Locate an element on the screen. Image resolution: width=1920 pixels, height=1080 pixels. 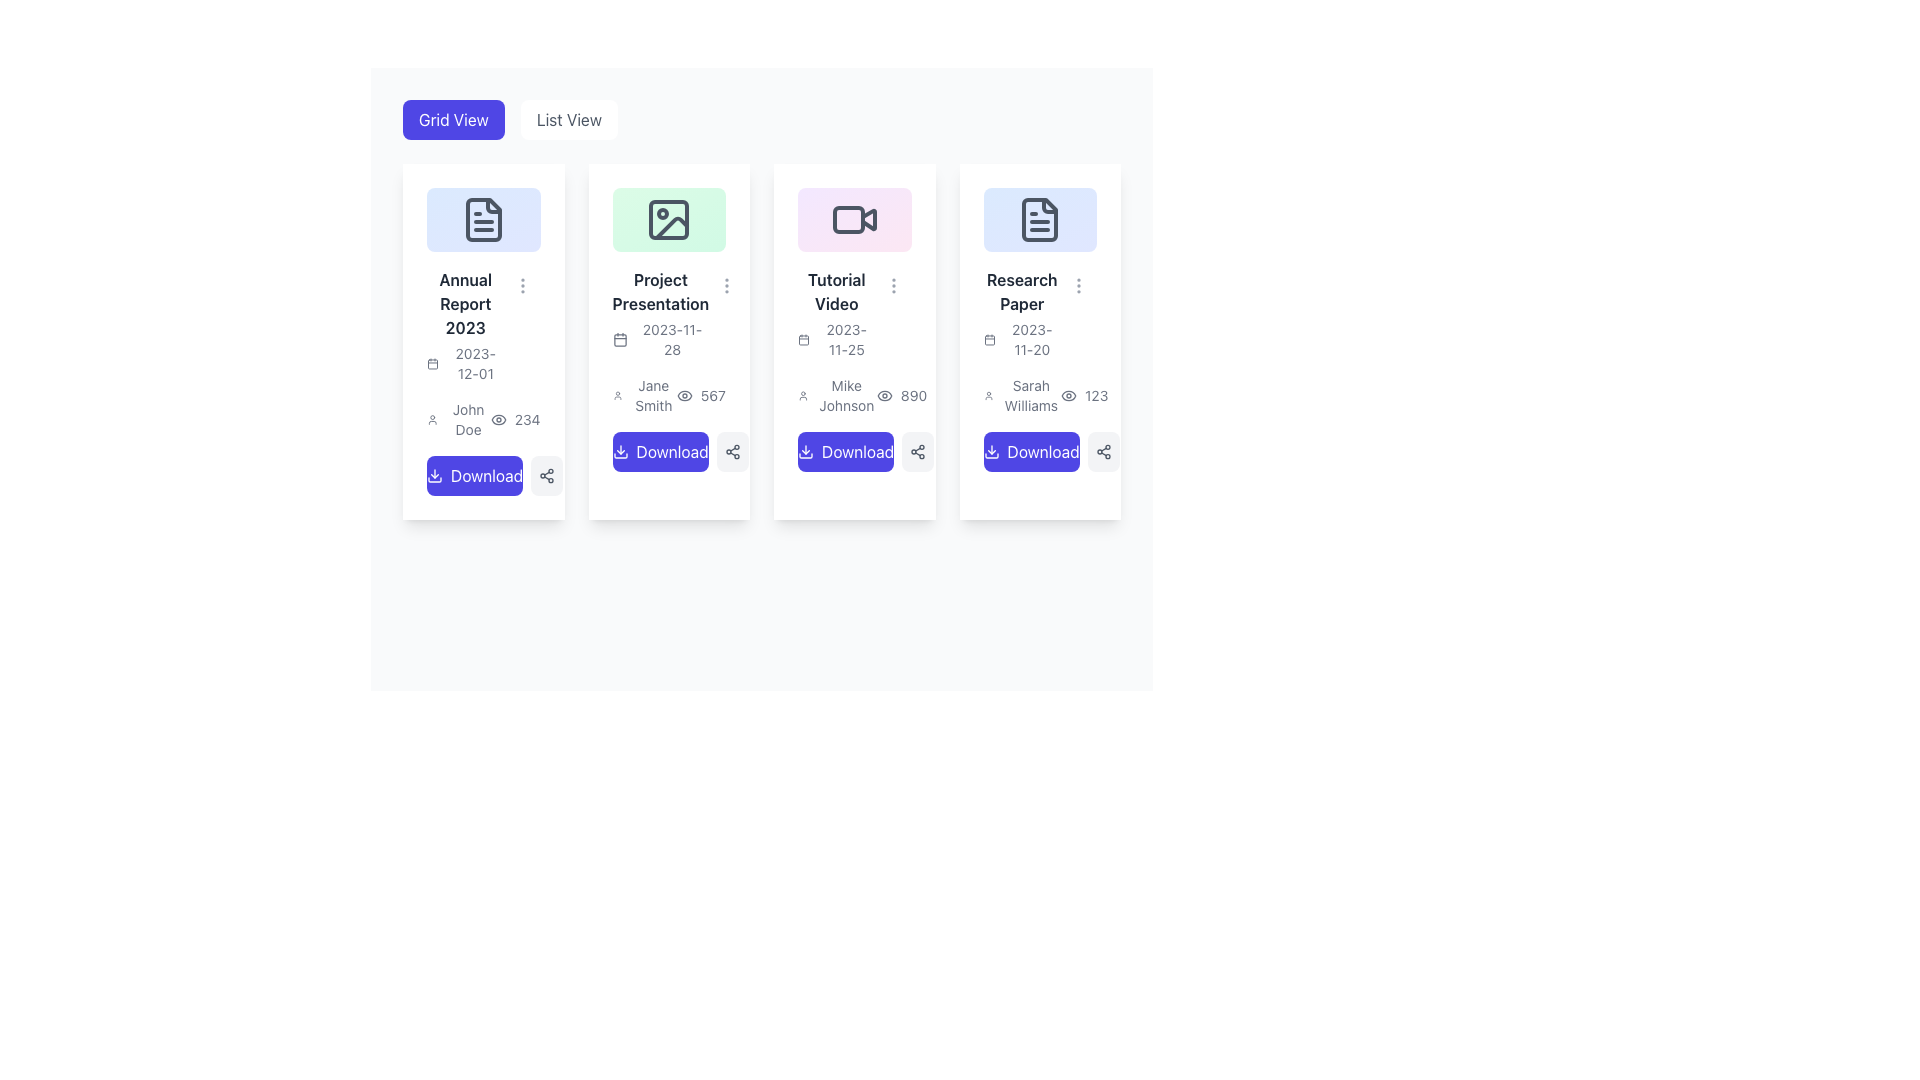
the Text label group that displays 'Annual Report 2023' and the date '2023-12-01', located in the first card of a grid layout is located at coordinates (483, 324).